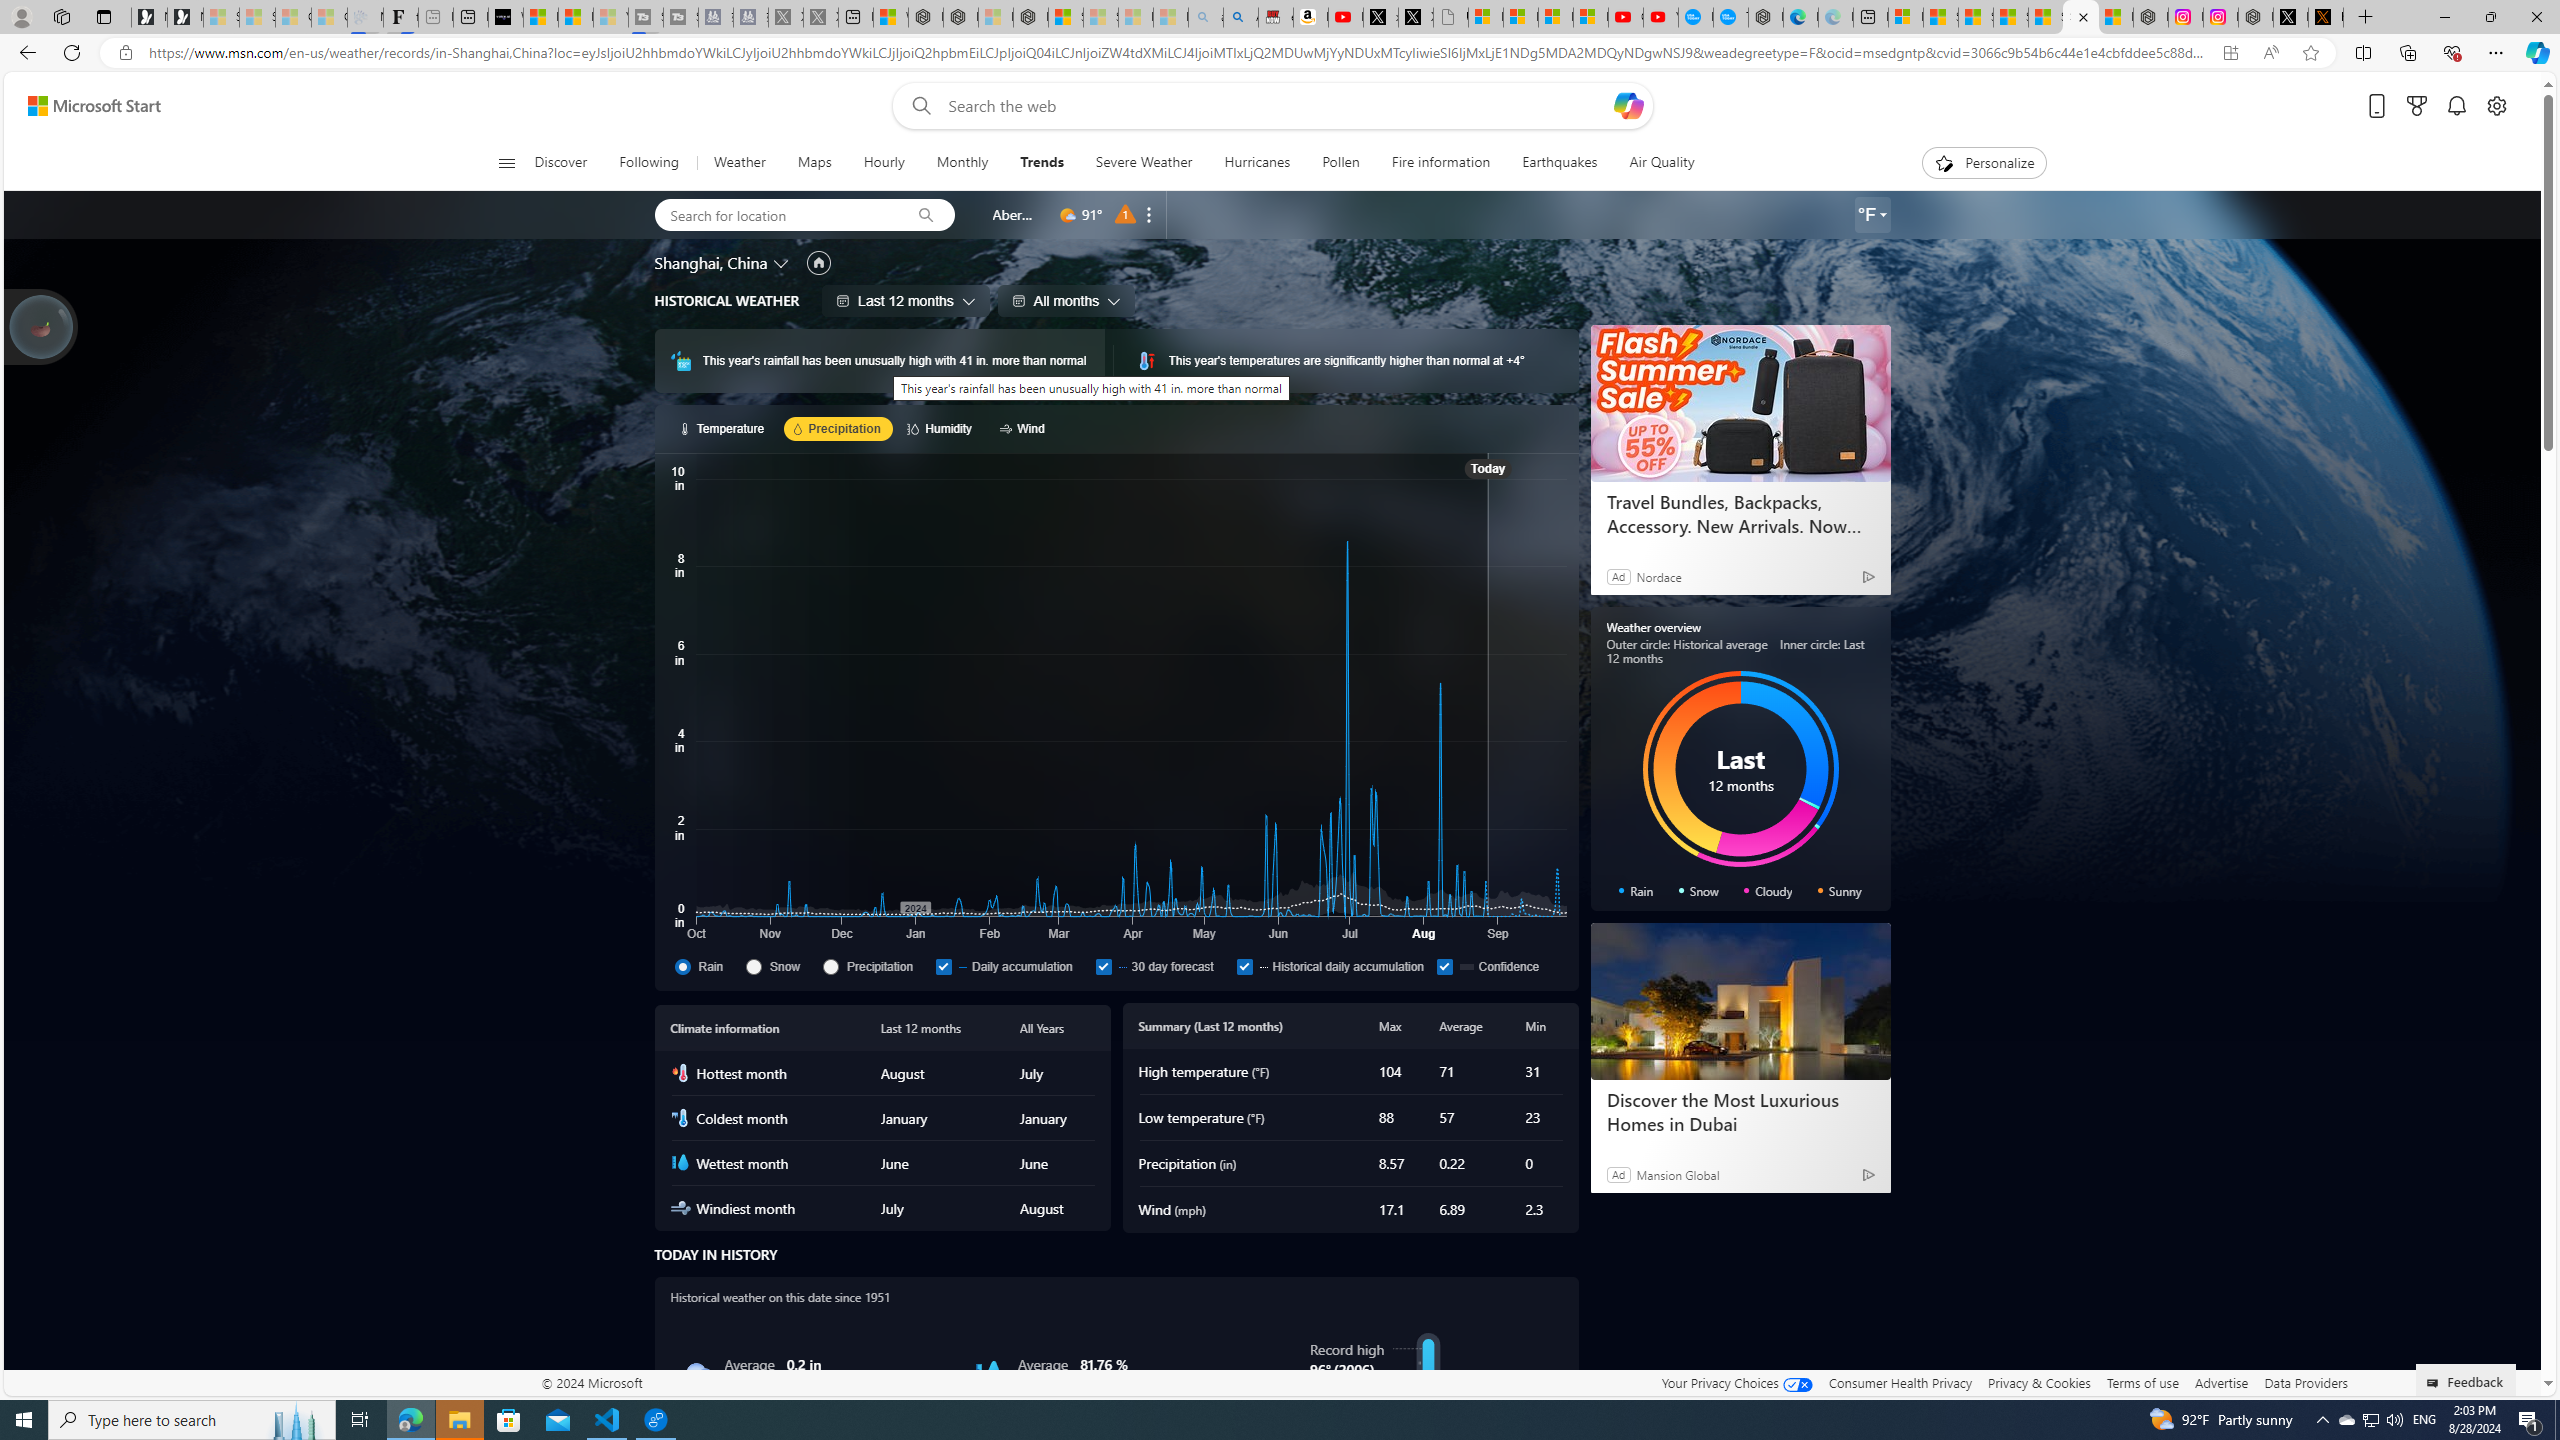 Image resolution: width=2560 pixels, height=1440 pixels. I want to click on 'Temperature', so click(723, 428).